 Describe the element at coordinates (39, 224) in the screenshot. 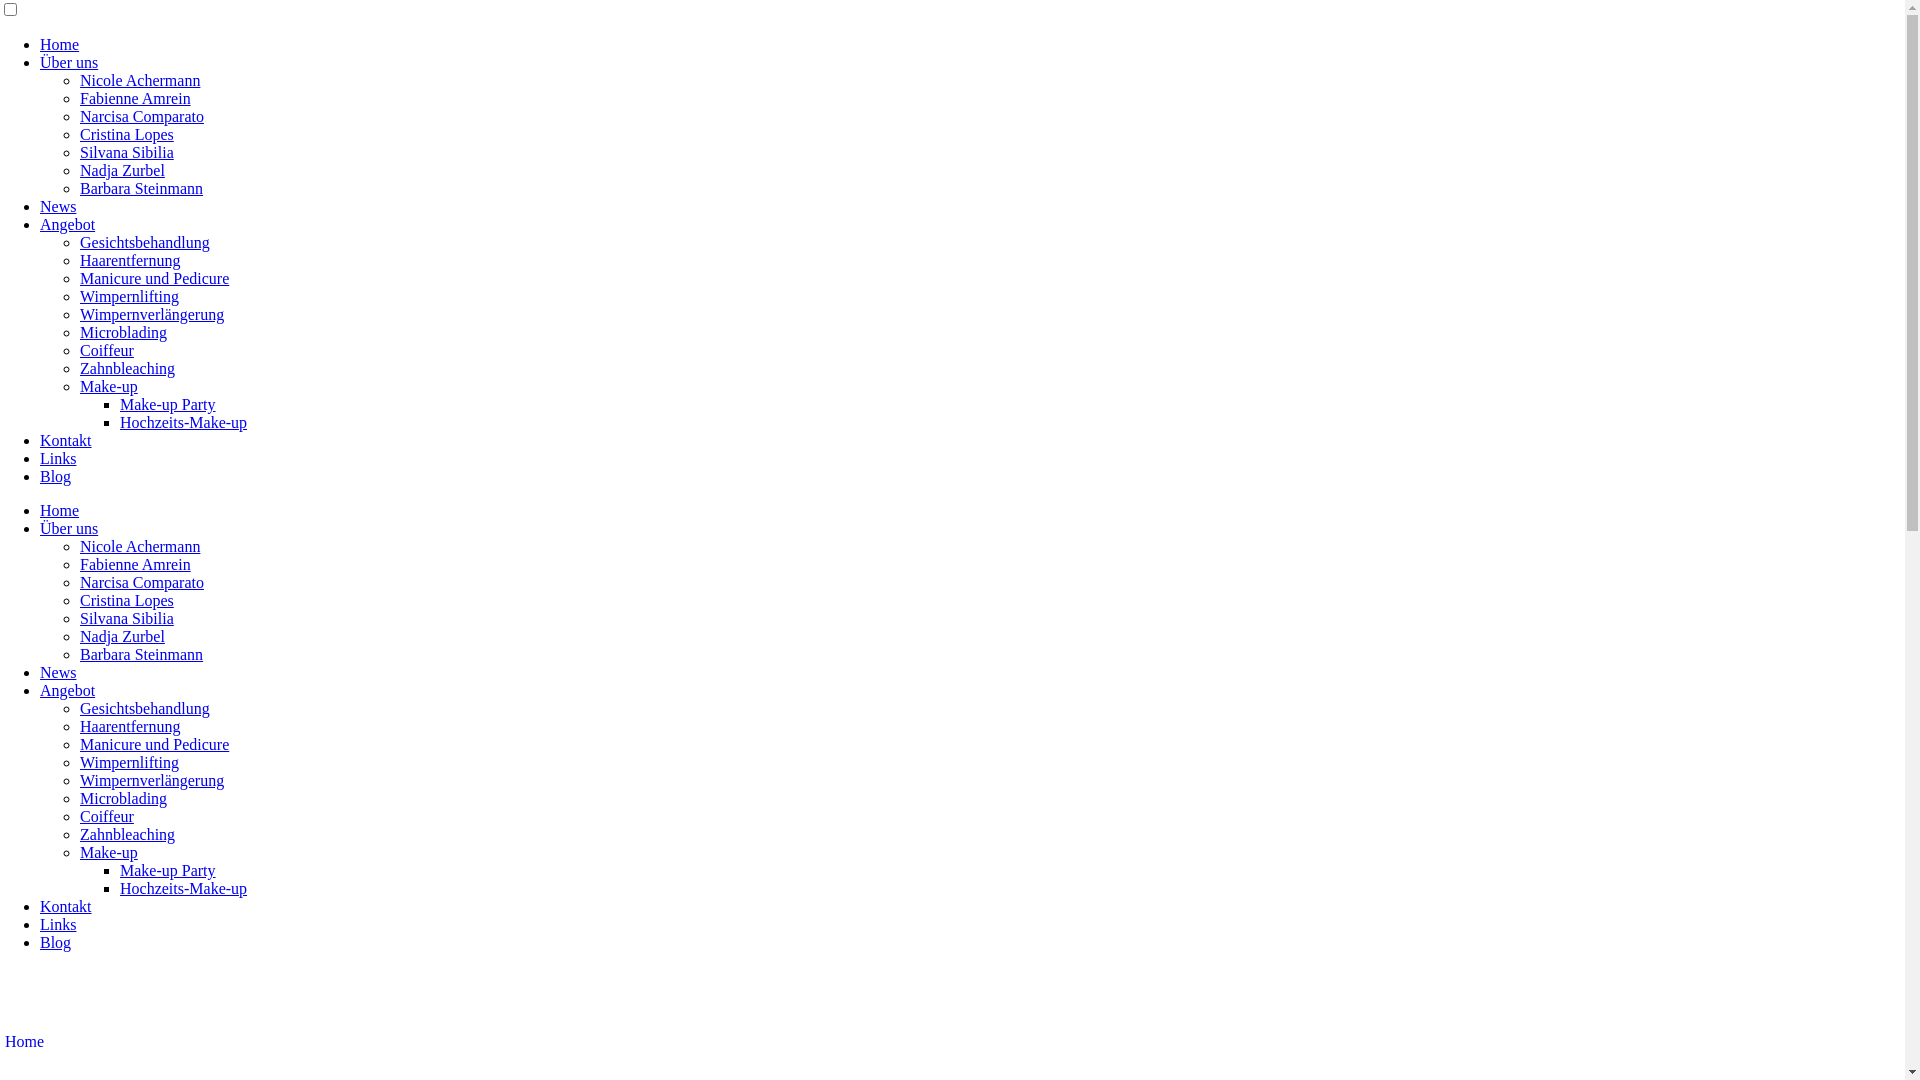

I see `'Angebot'` at that location.